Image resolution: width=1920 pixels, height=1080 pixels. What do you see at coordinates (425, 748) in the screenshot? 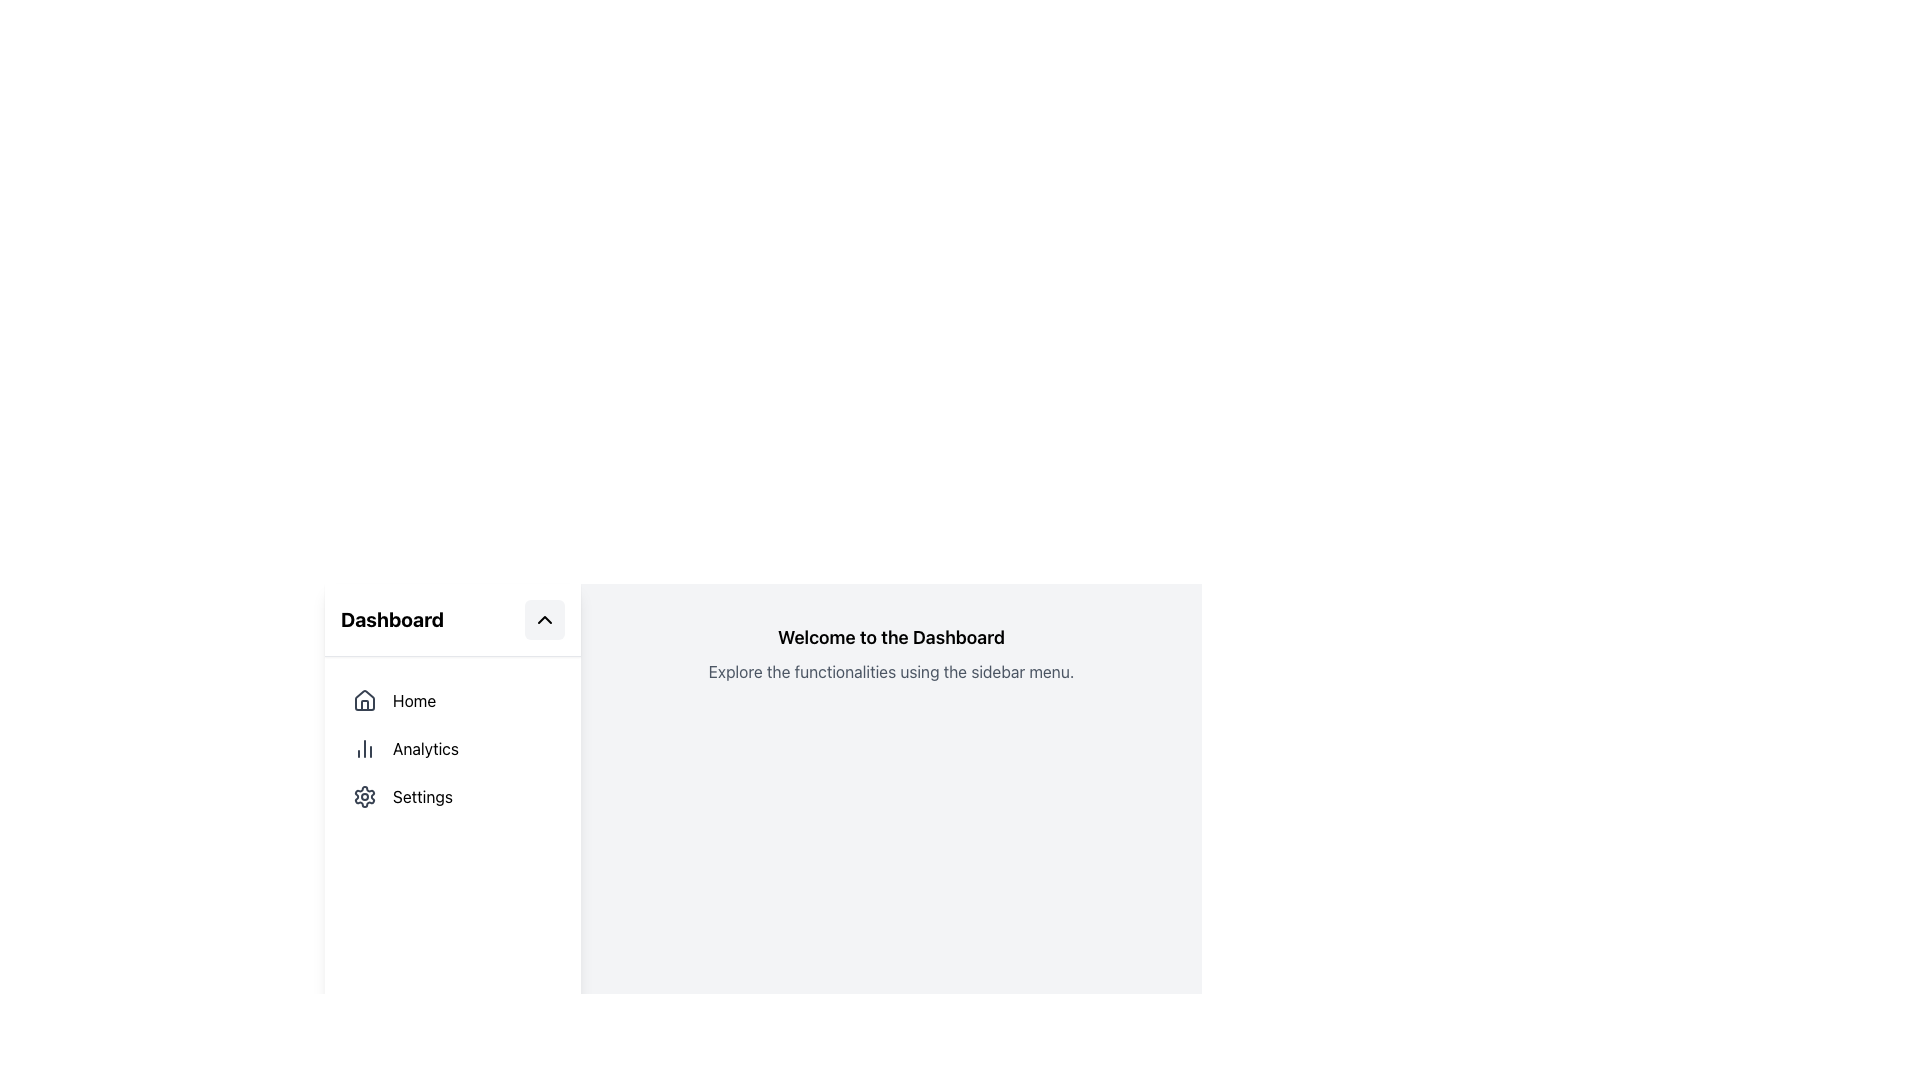
I see `the 'Analytics' text label in the vertical menu` at bounding box center [425, 748].